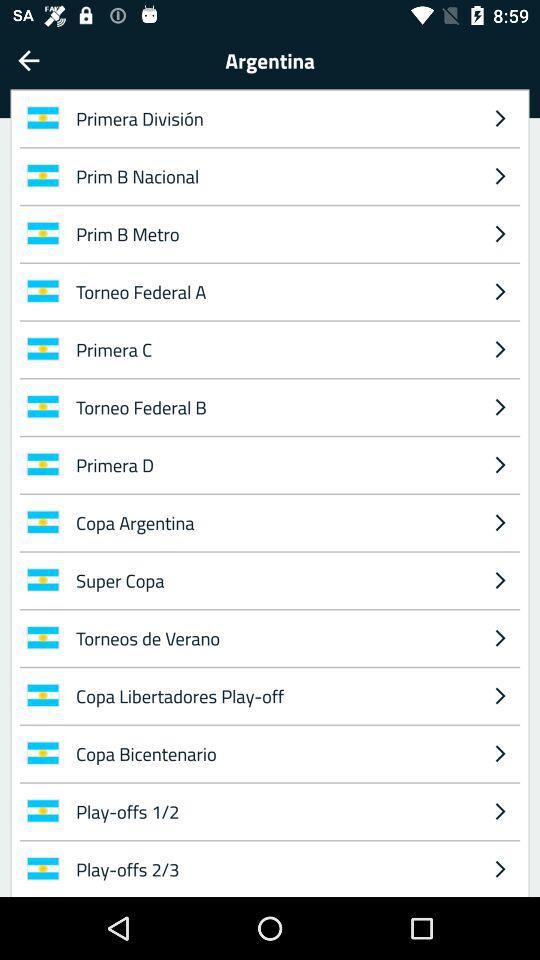 Image resolution: width=540 pixels, height=960 pixels. I want to click on the icon below the prim b nacional item, so click(499, 233).